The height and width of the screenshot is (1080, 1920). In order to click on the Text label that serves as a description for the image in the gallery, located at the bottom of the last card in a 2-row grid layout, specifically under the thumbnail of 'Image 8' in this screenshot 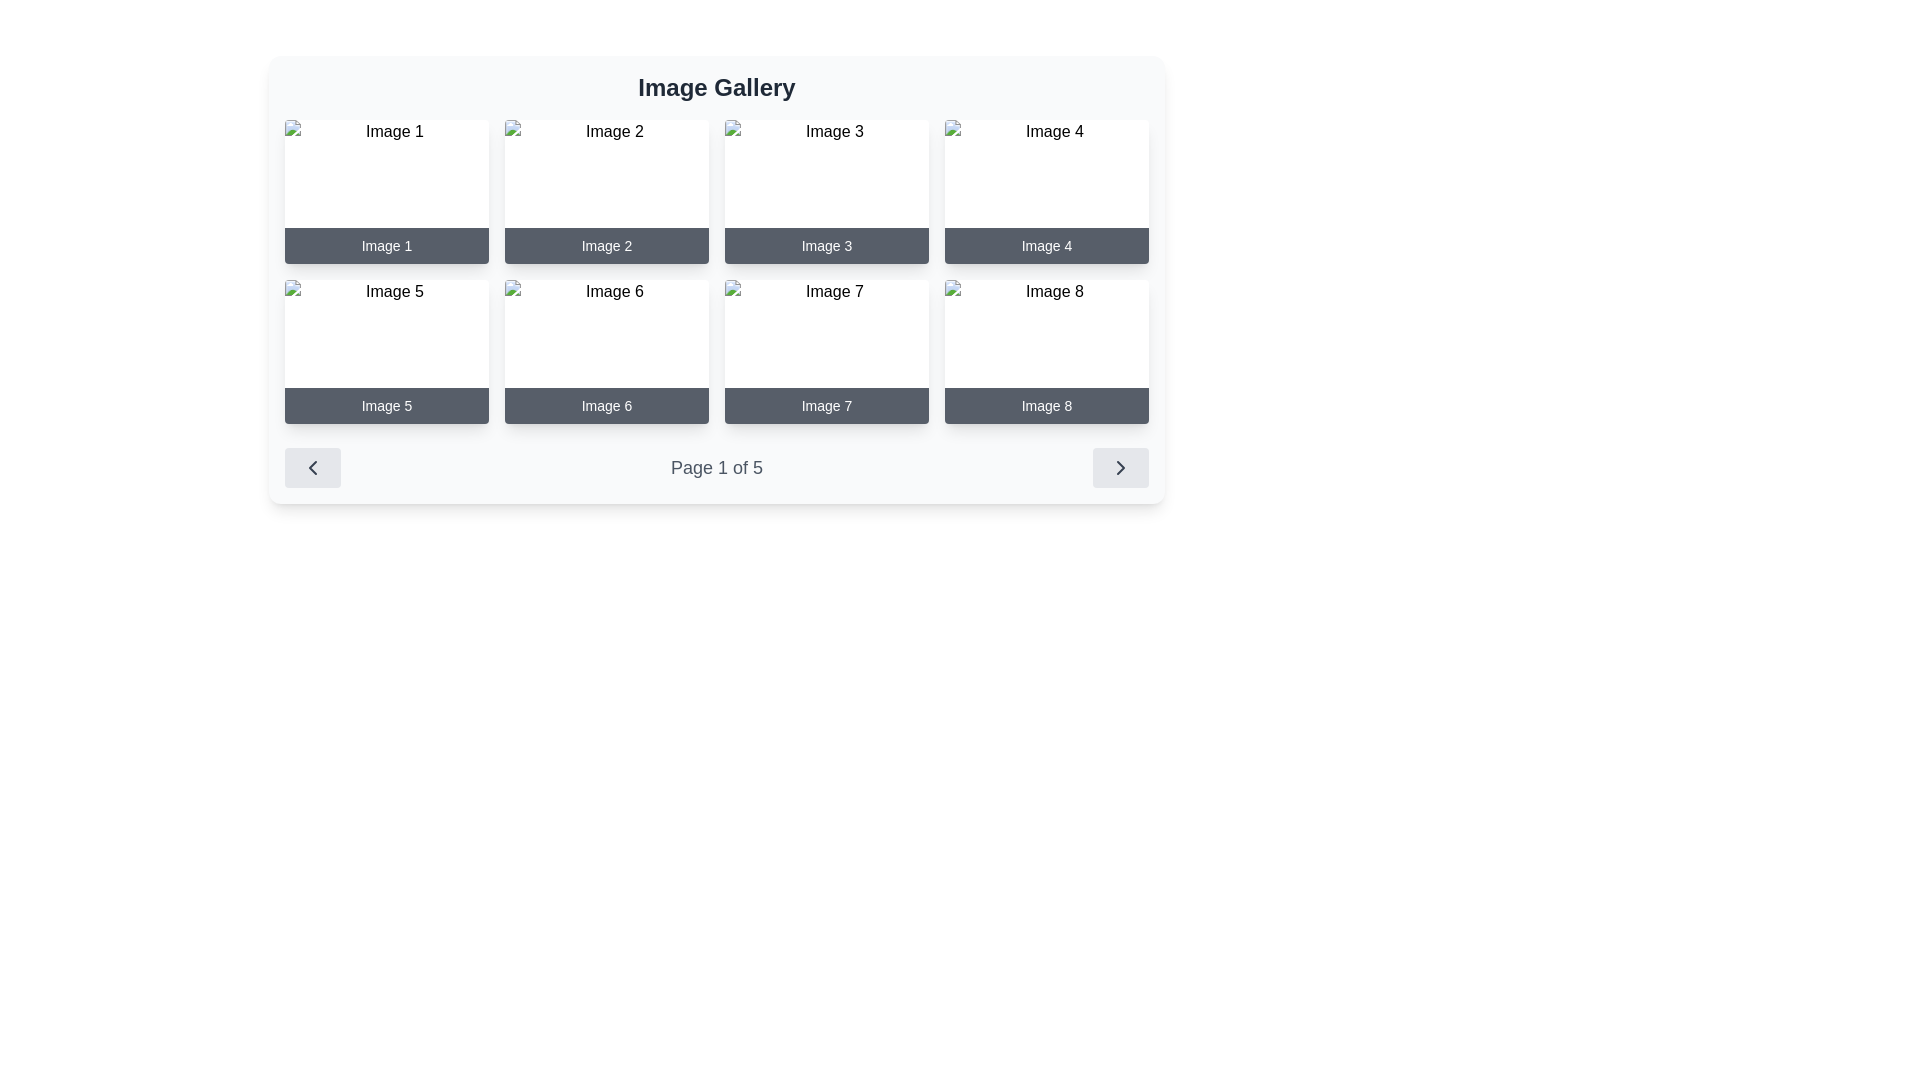, I will do `click(1045, 405)`.